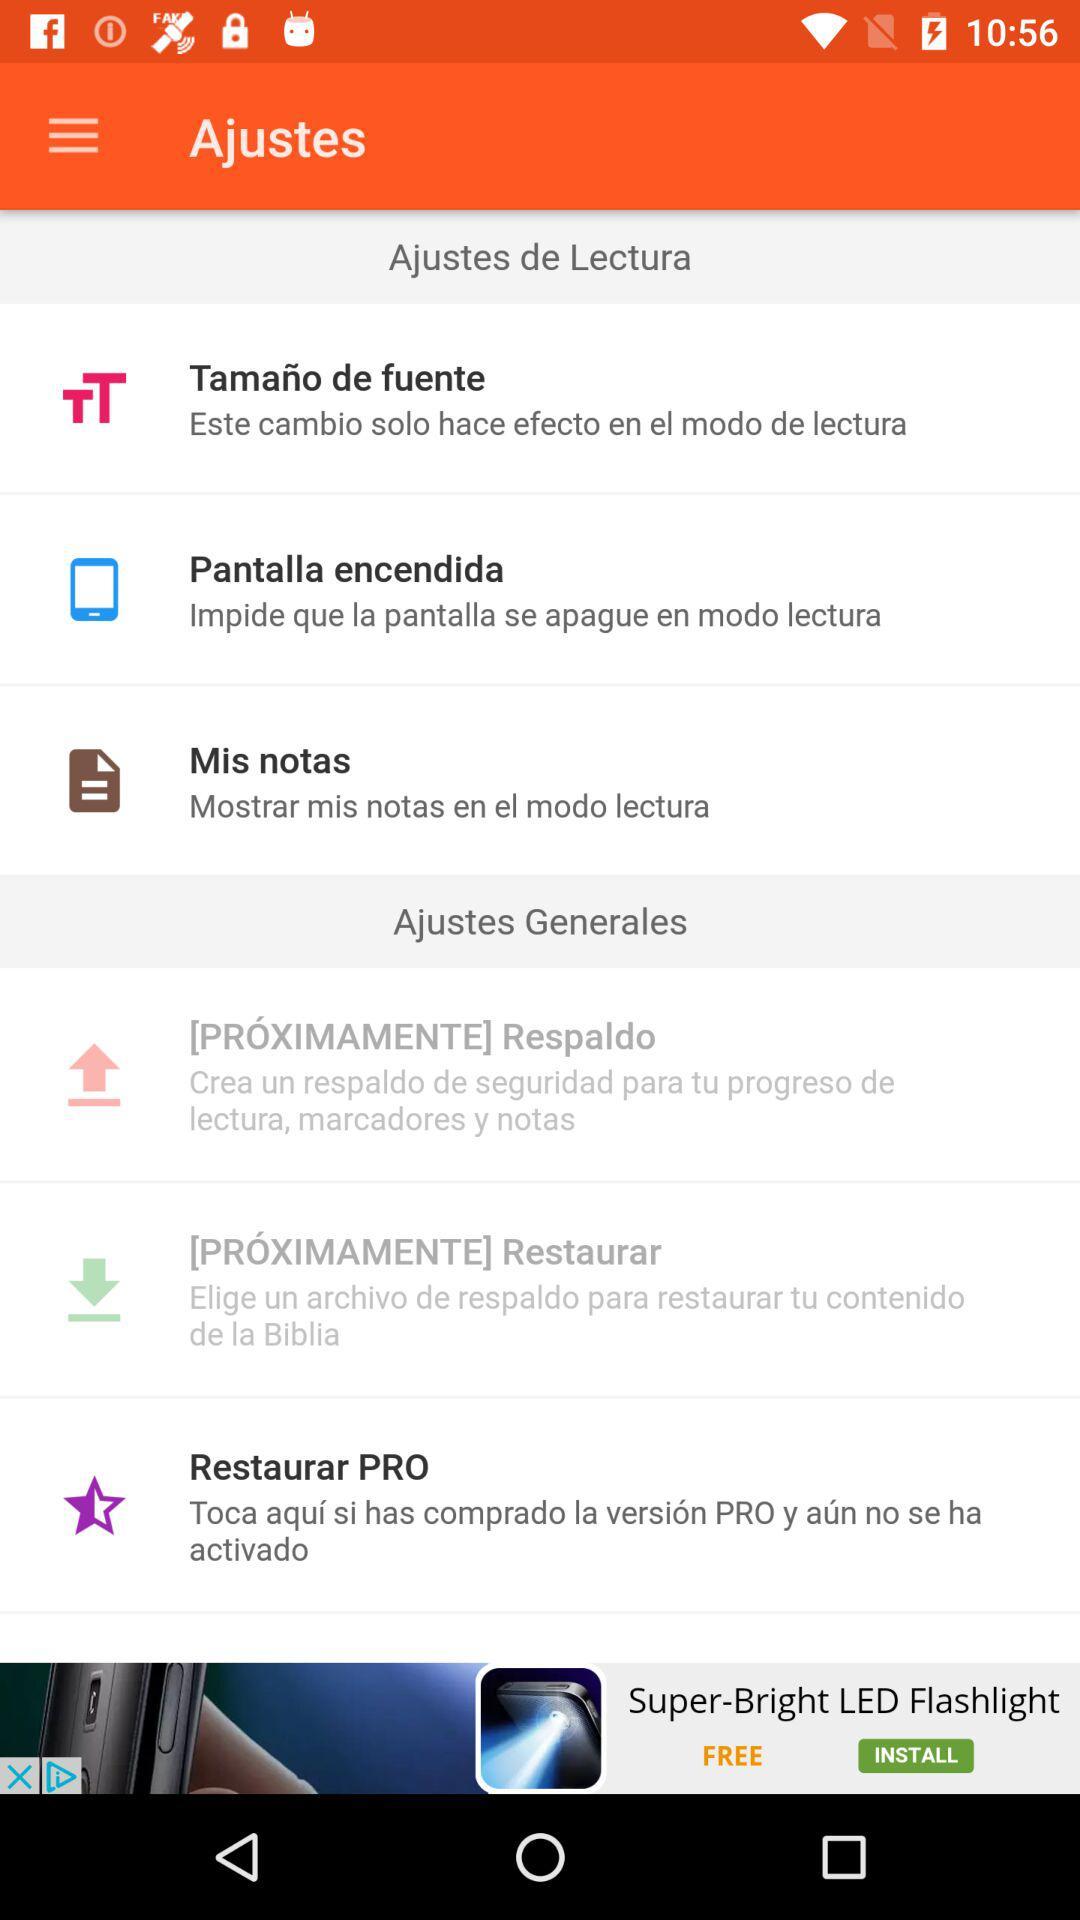 The height and width of the screenshot is (1920, 1080). Describe the element at coordinates (540, 1181) in the screenshot. I see `item below the crea un respaldo item` at that location.